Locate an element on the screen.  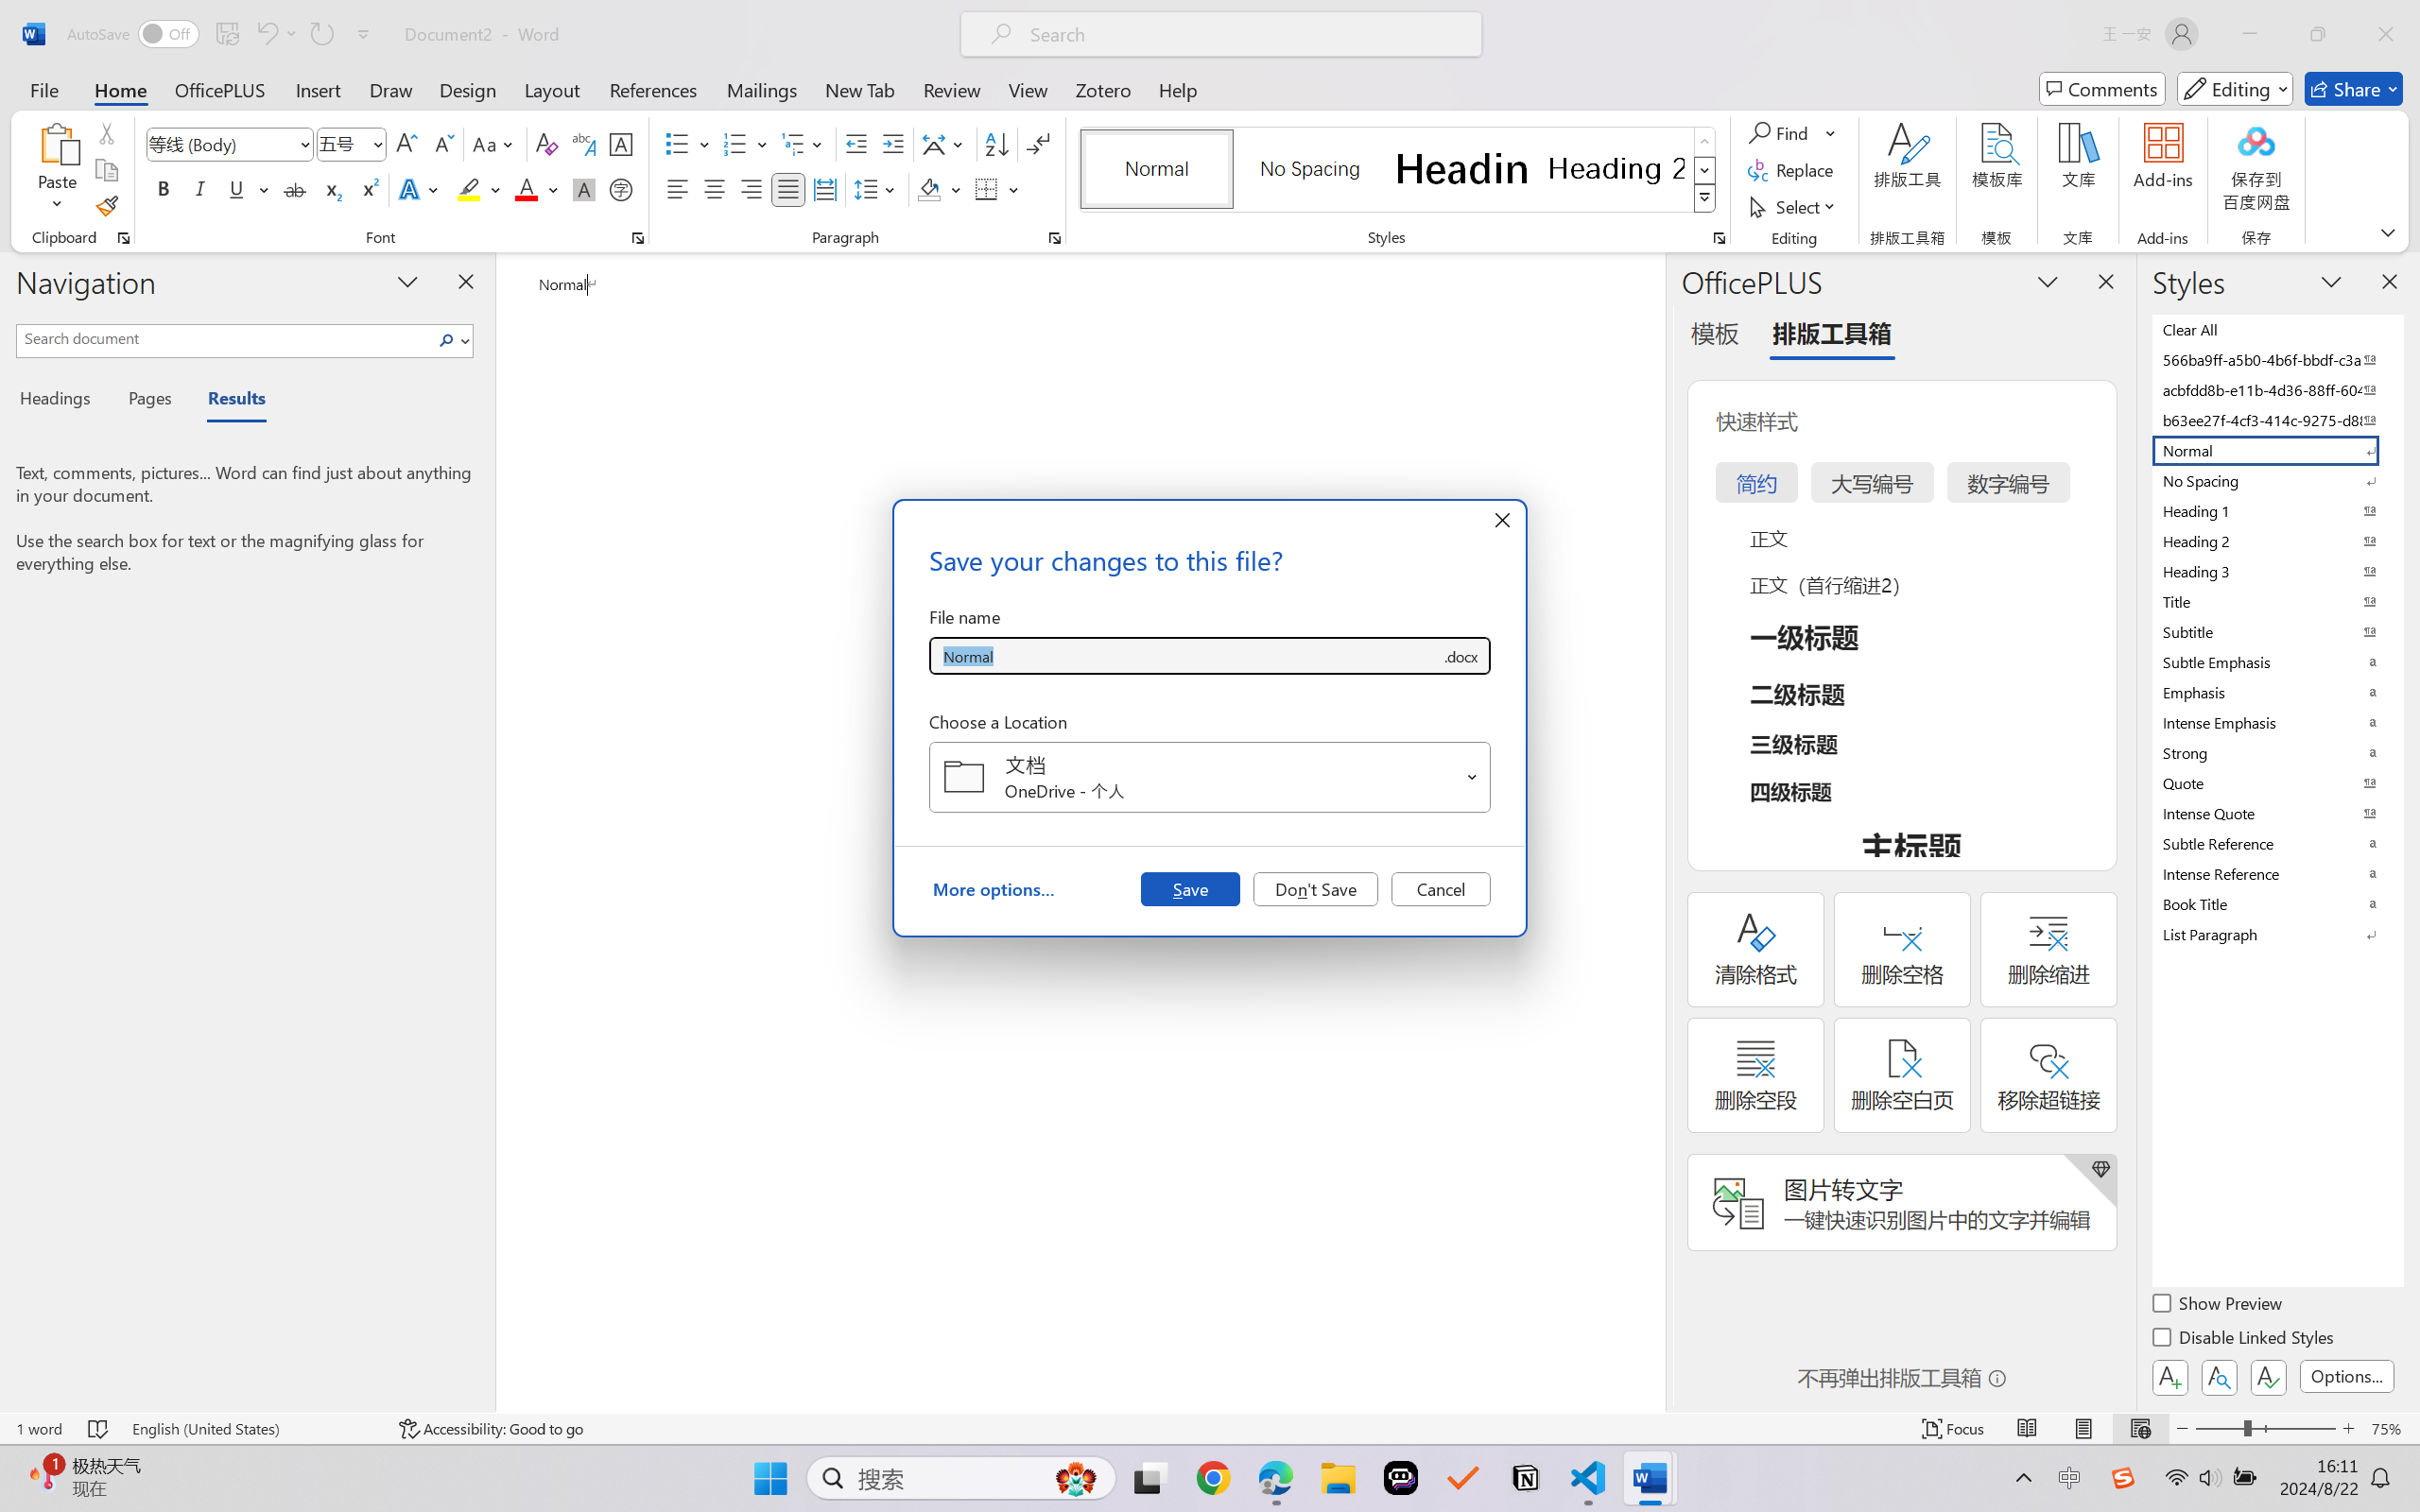
'Enclose Characters...' is located at coordinates (621, 188).